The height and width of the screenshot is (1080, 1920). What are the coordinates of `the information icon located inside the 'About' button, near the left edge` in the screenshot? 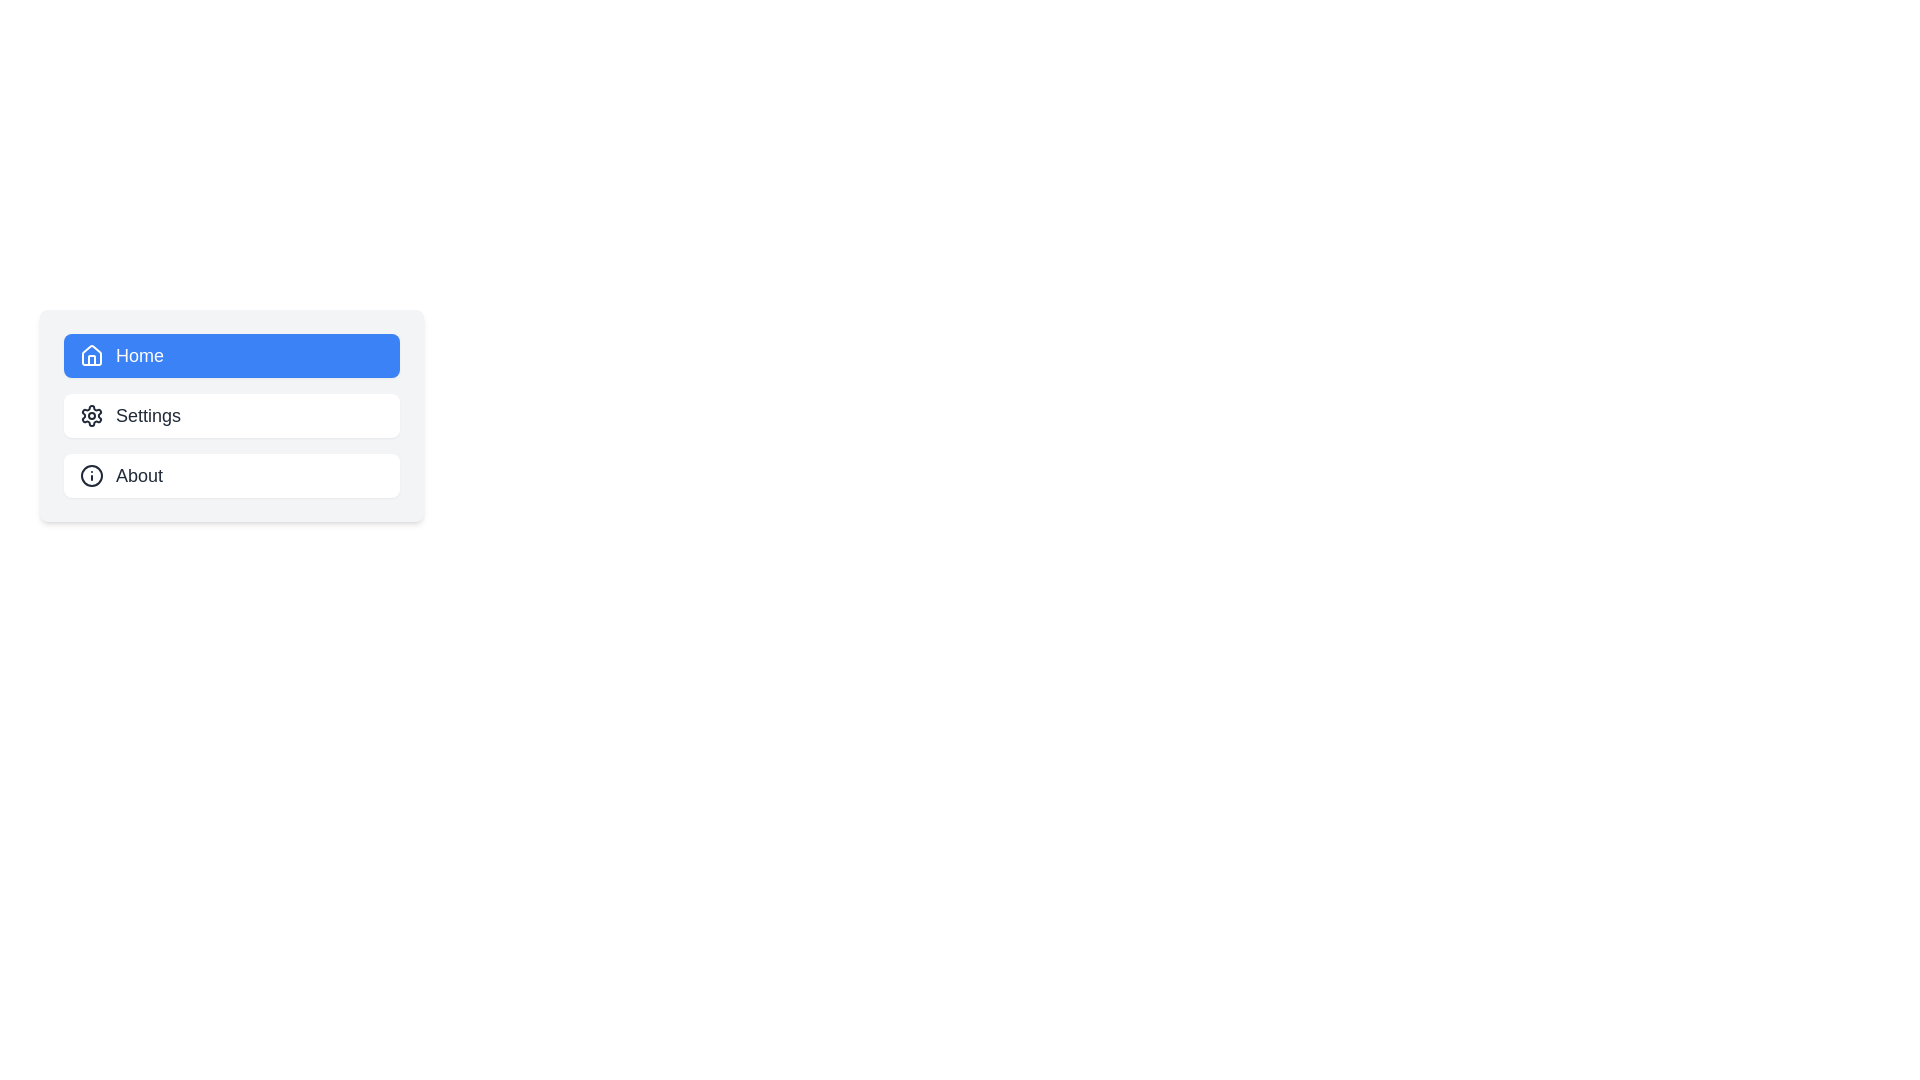 It's located at (90, 475).